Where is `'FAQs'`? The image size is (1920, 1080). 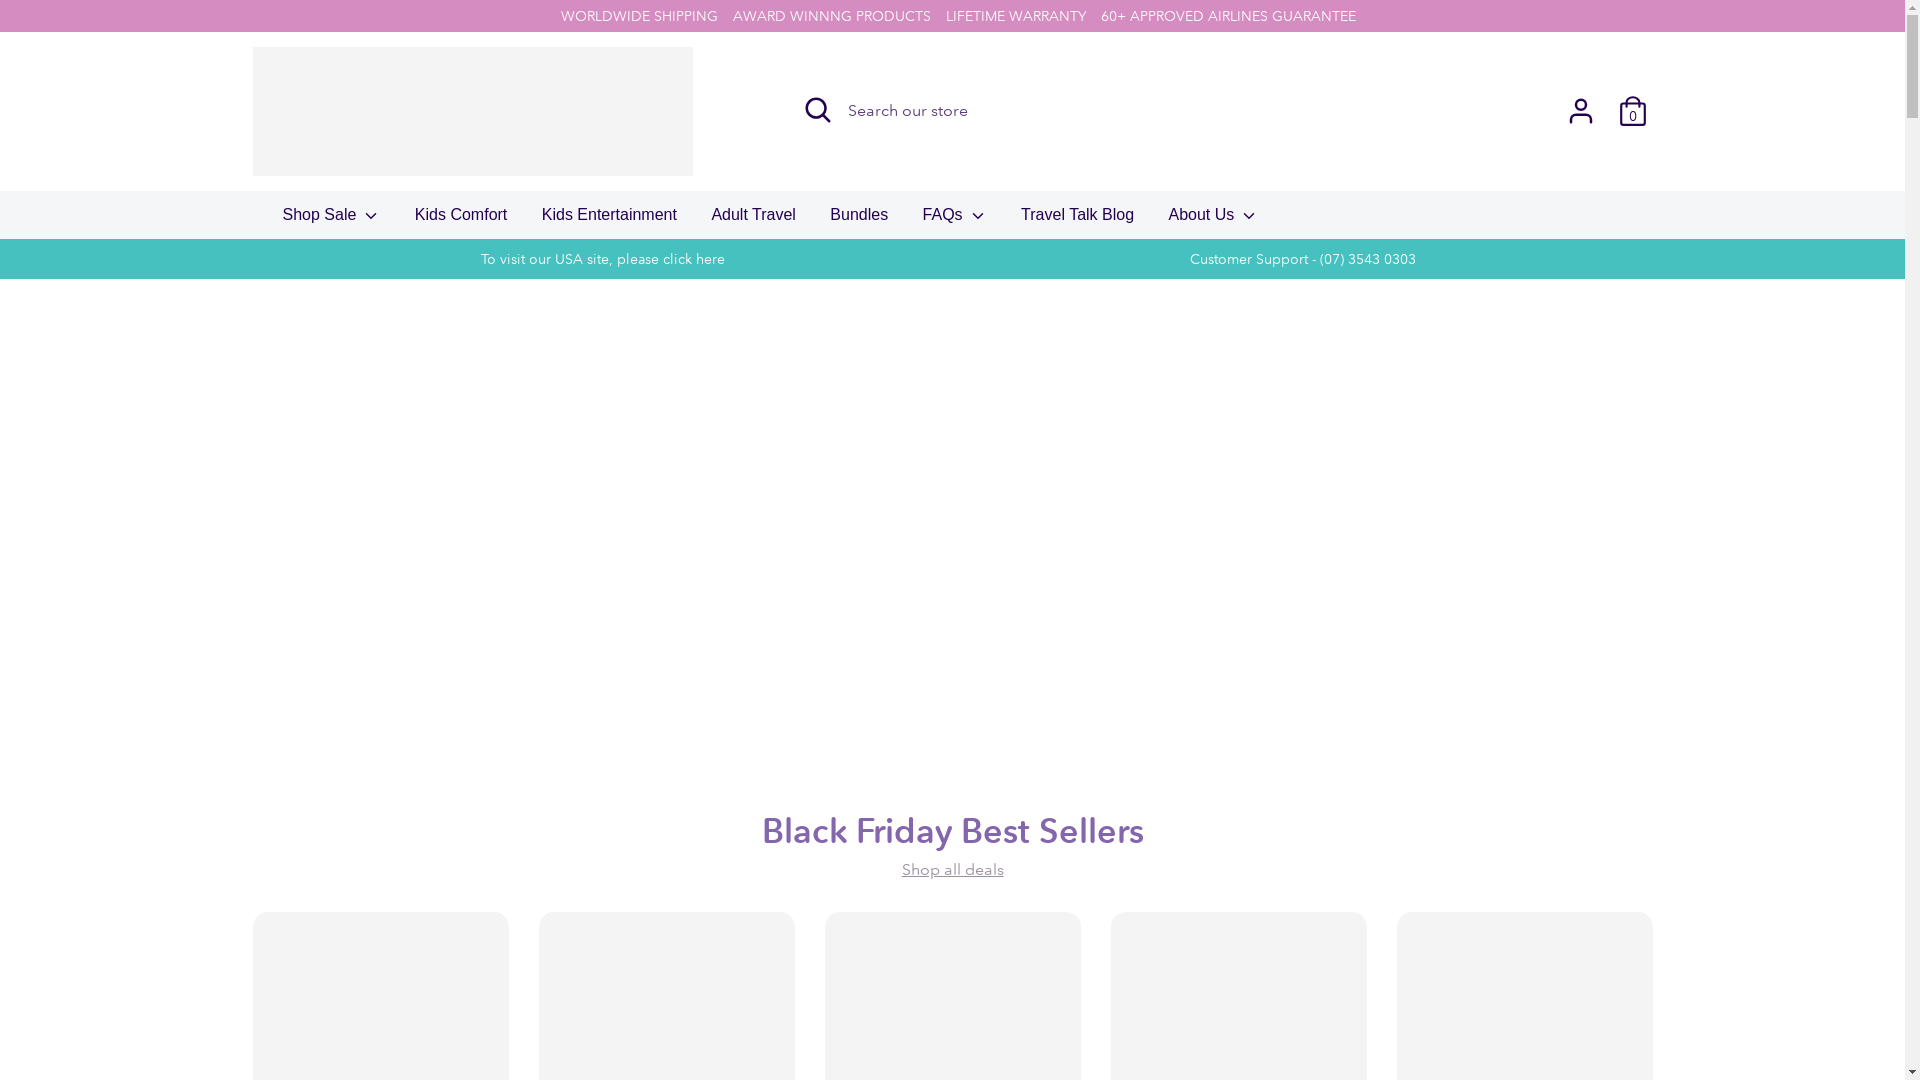 'FAQs' is located at coordinates (954, 220).